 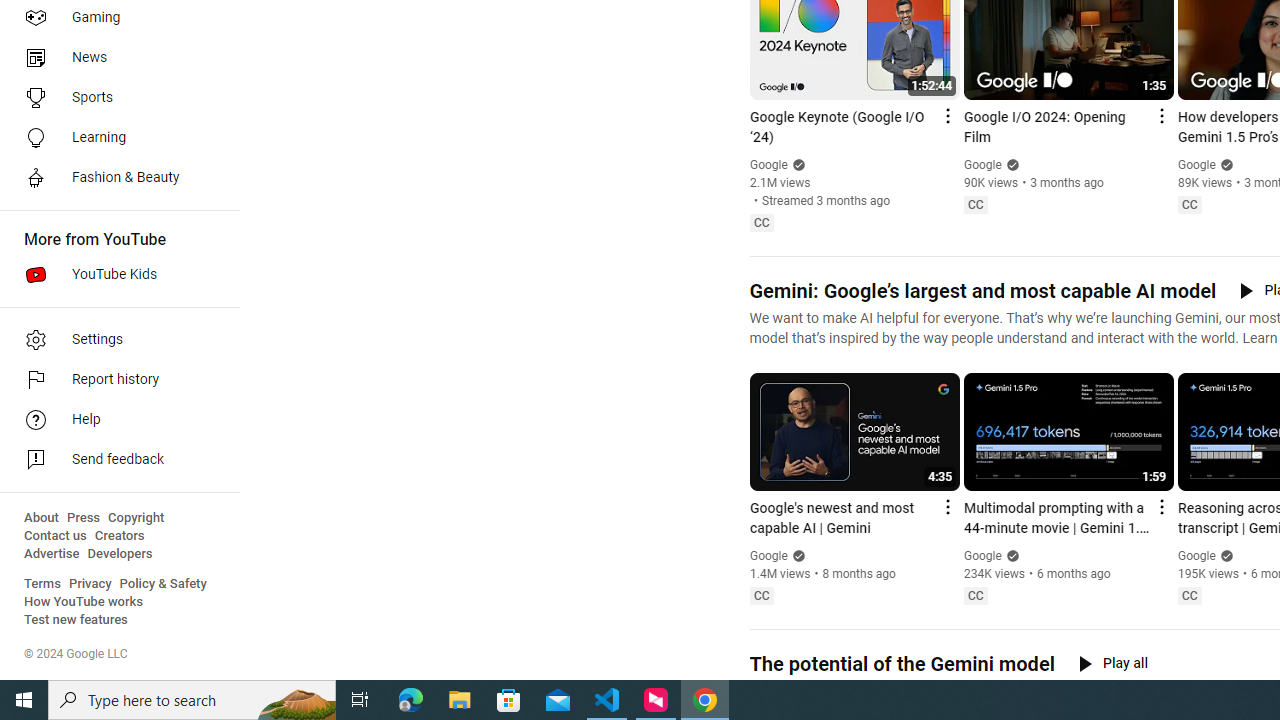 I want to click on 'Creators', so click(x=118, y=535).